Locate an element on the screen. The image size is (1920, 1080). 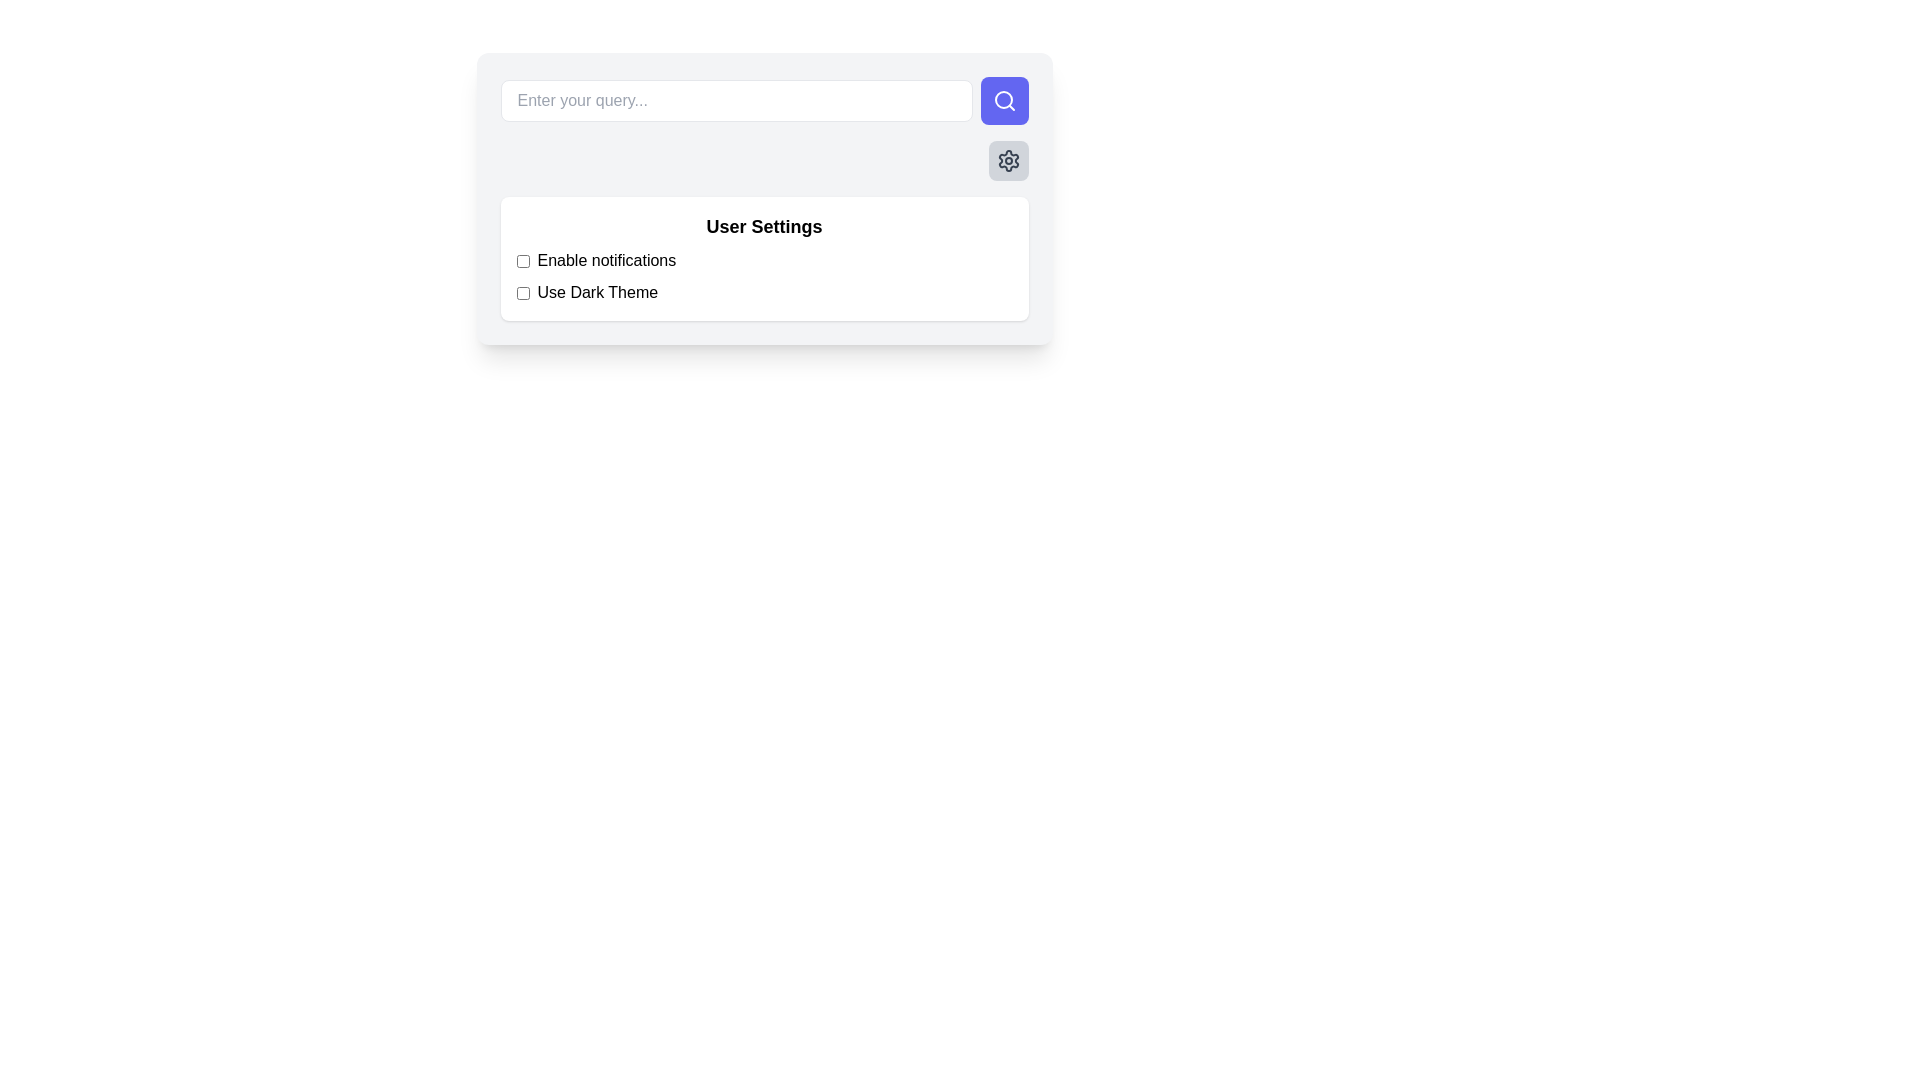
the decorative circular element of the search icon, located near the top-right corner of the interface is located at coordinates (1003, 100).